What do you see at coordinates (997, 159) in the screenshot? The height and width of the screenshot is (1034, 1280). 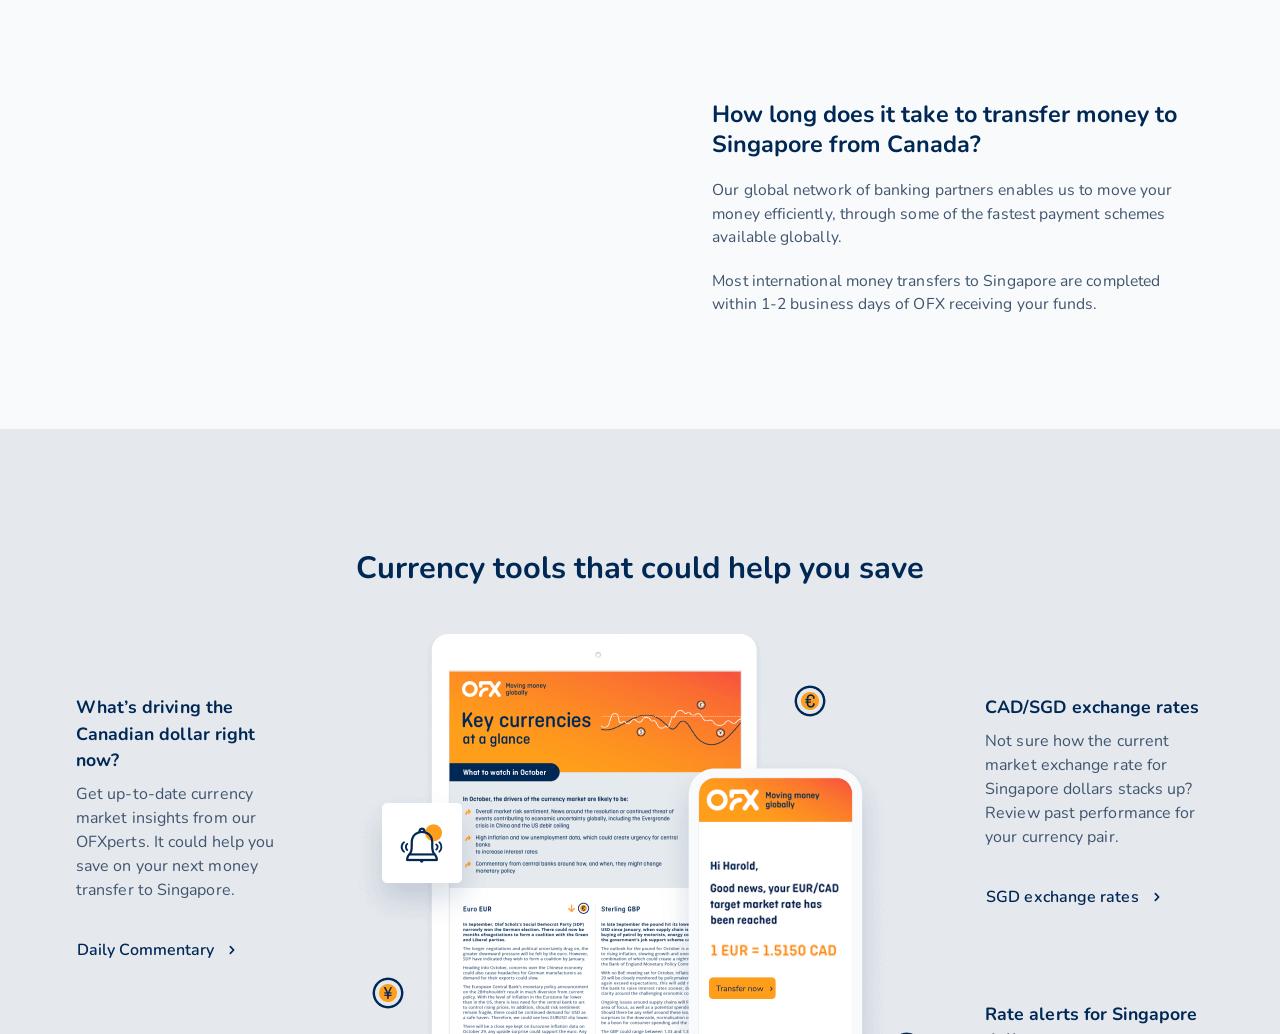 I see `'Find us on social media'` at bounding box center [997, 159].